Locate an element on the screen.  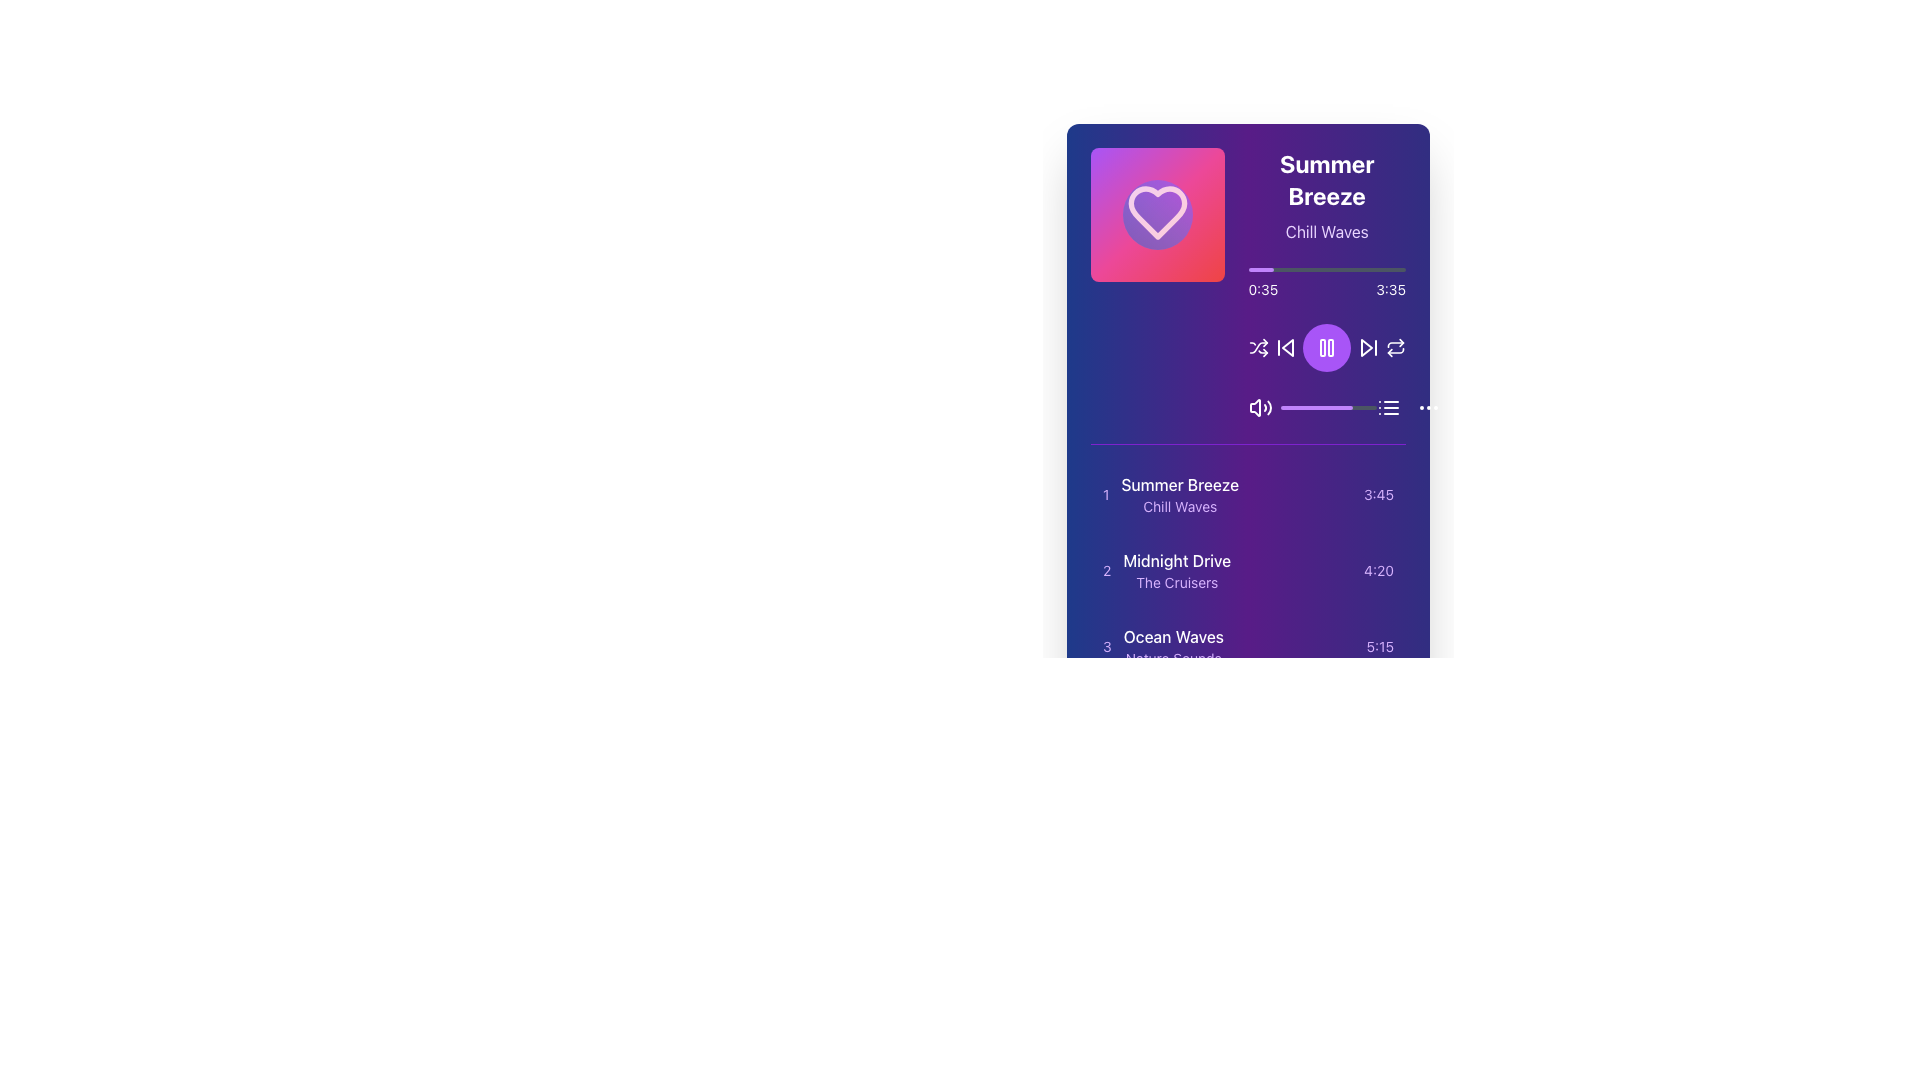
the rewind button located in the media player interface, which is the second button to the left of the playback controls, to skip back to the previous track or rewind the current track is located at coordinates (1285, 346).